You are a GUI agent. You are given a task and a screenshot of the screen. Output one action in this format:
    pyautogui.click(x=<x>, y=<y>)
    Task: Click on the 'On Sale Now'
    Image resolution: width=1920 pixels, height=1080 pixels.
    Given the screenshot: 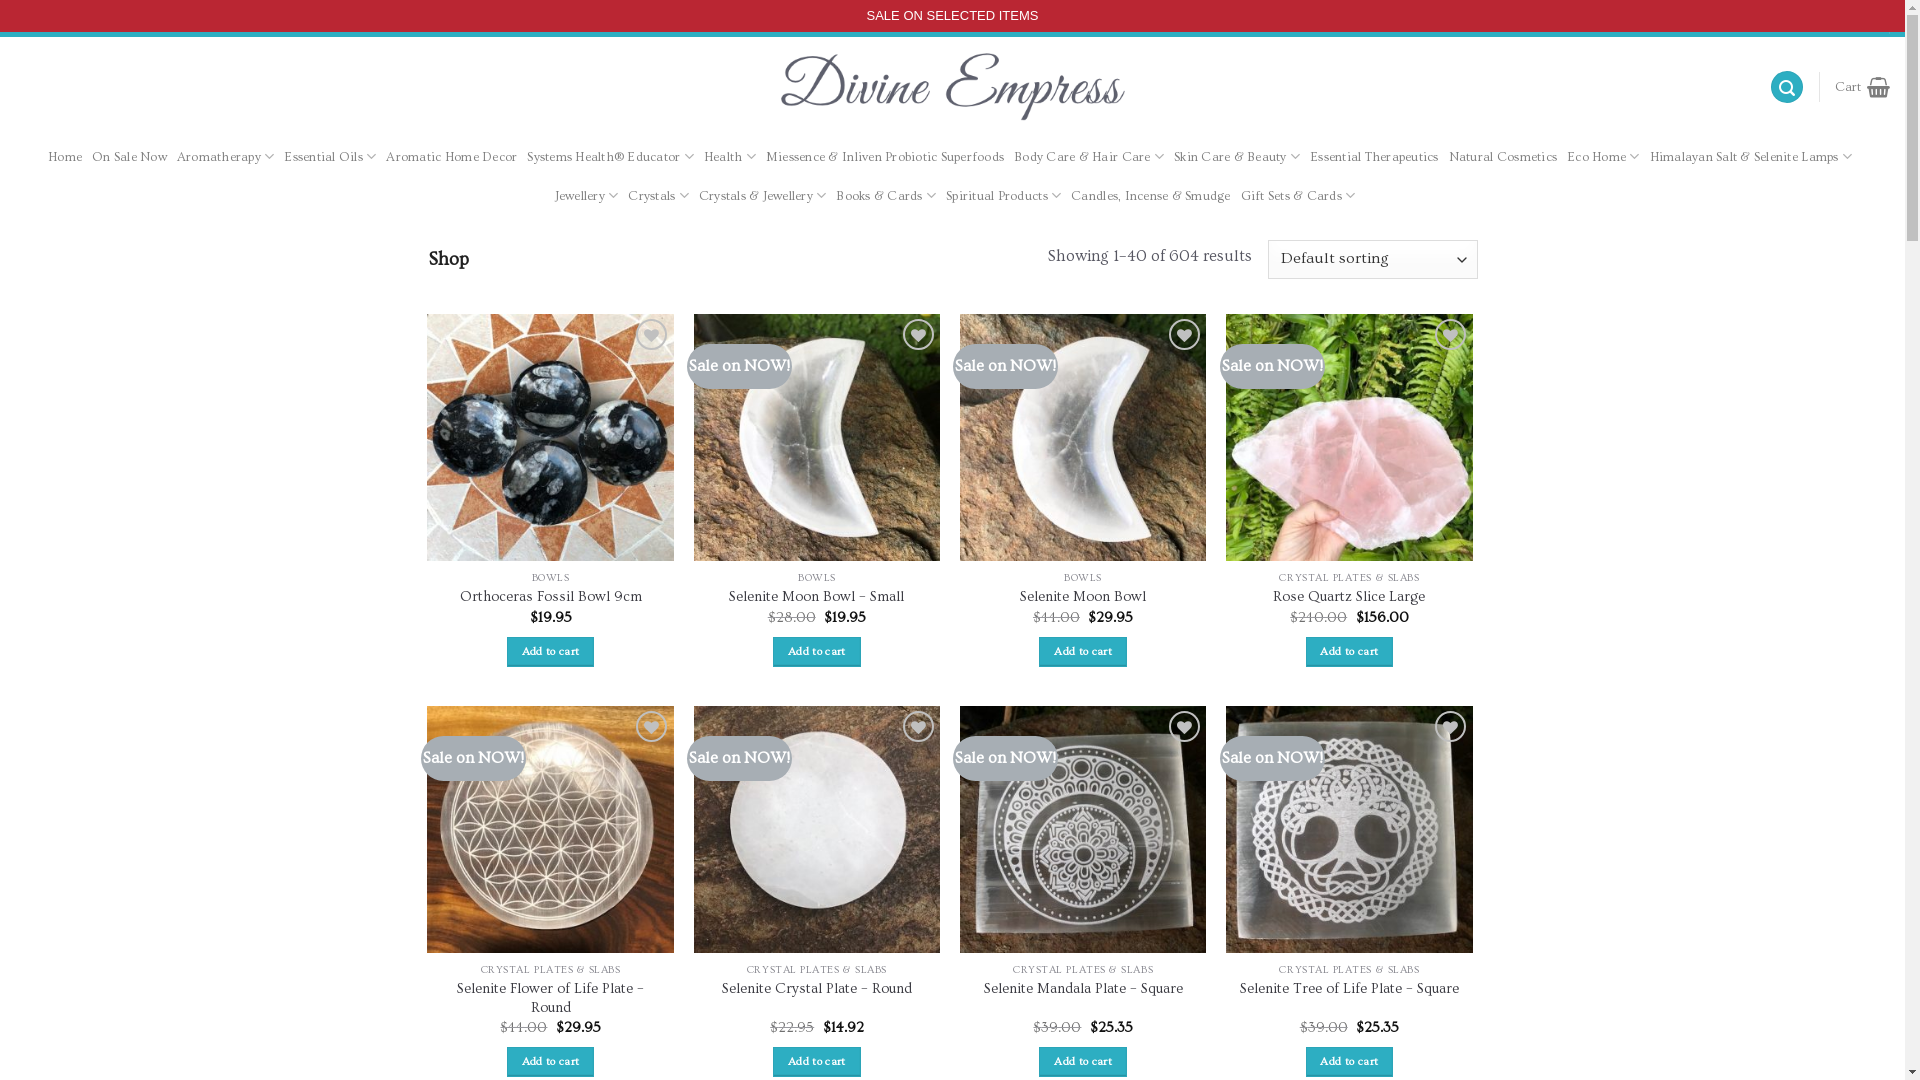 What is the action you would take?
    pyautogui.click(x=128, y=156)
    